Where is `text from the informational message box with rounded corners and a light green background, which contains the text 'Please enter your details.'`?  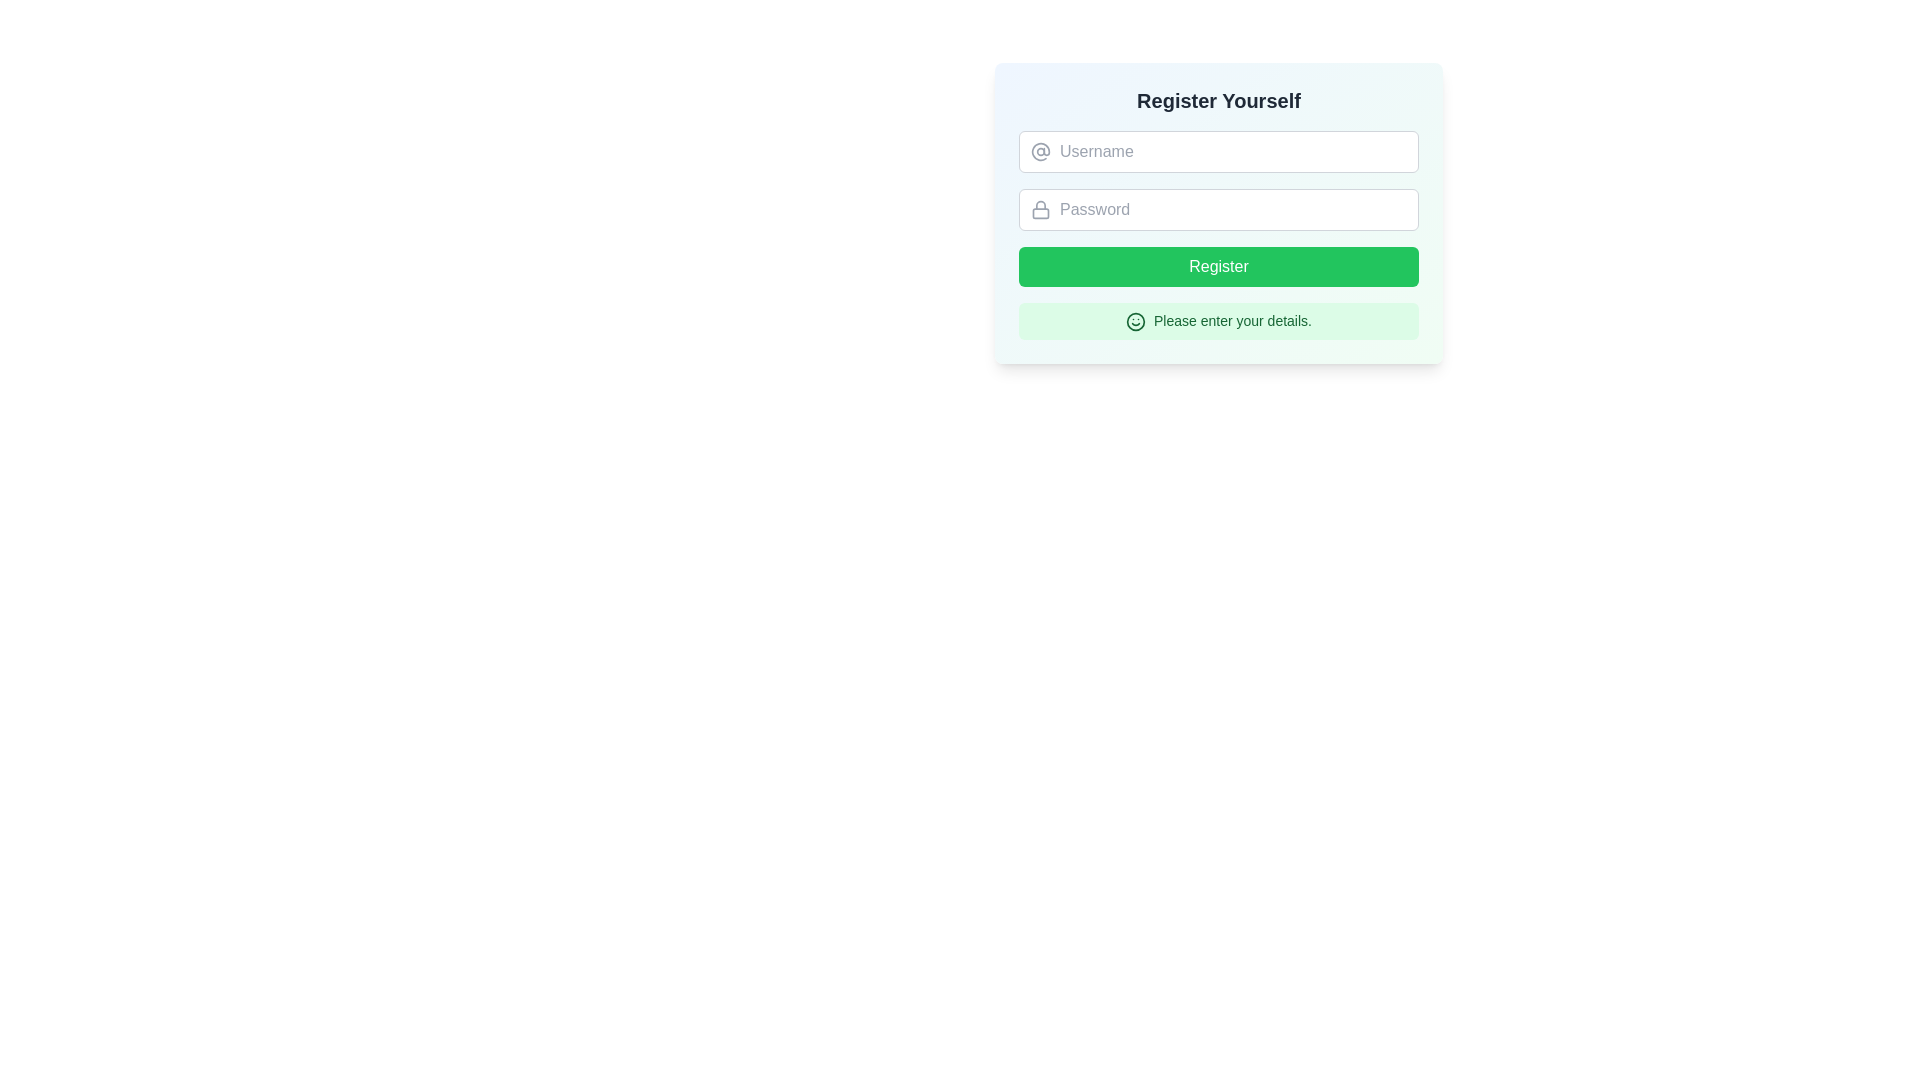 text from the informational message box with rounded corners and a light green background, which contains the text 'Please enter your details.' is located at coordinates (1218, 319).